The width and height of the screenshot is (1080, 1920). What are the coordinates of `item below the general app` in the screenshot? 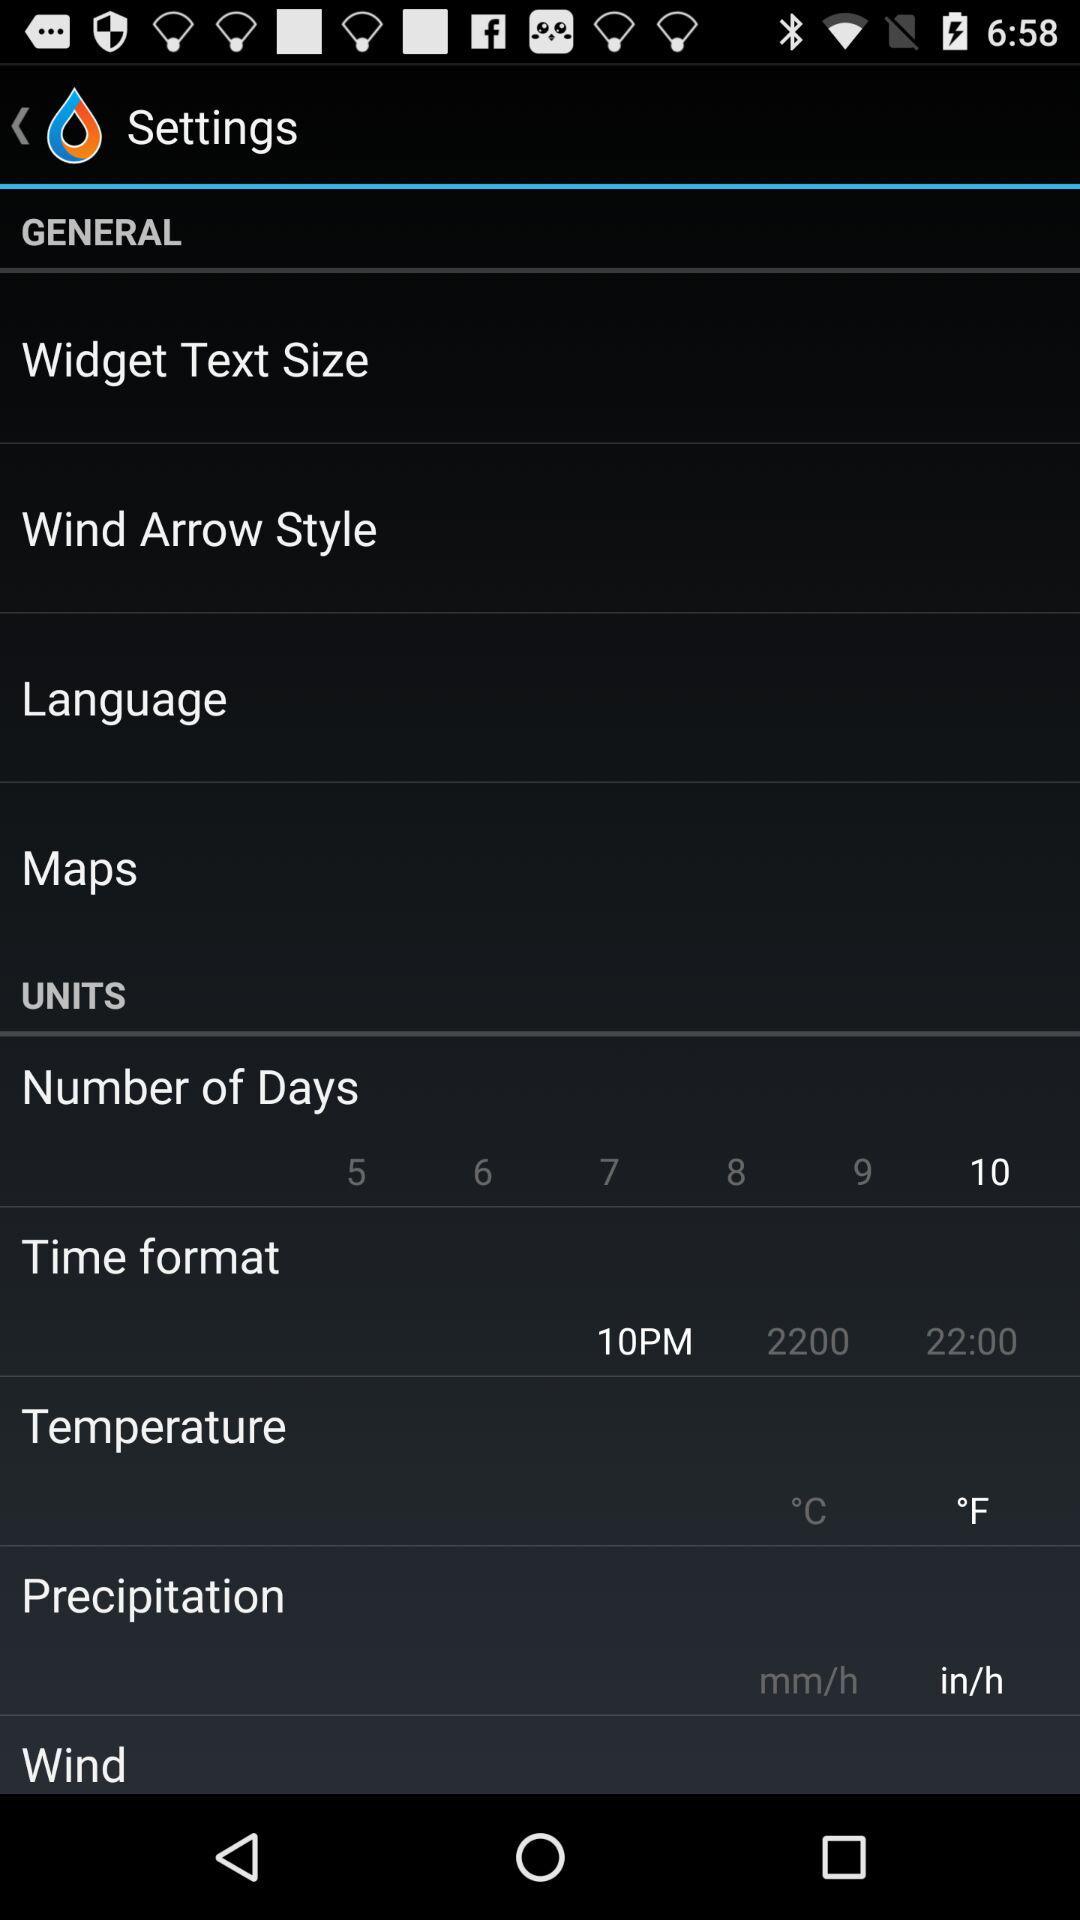 It's located at (195, 358).